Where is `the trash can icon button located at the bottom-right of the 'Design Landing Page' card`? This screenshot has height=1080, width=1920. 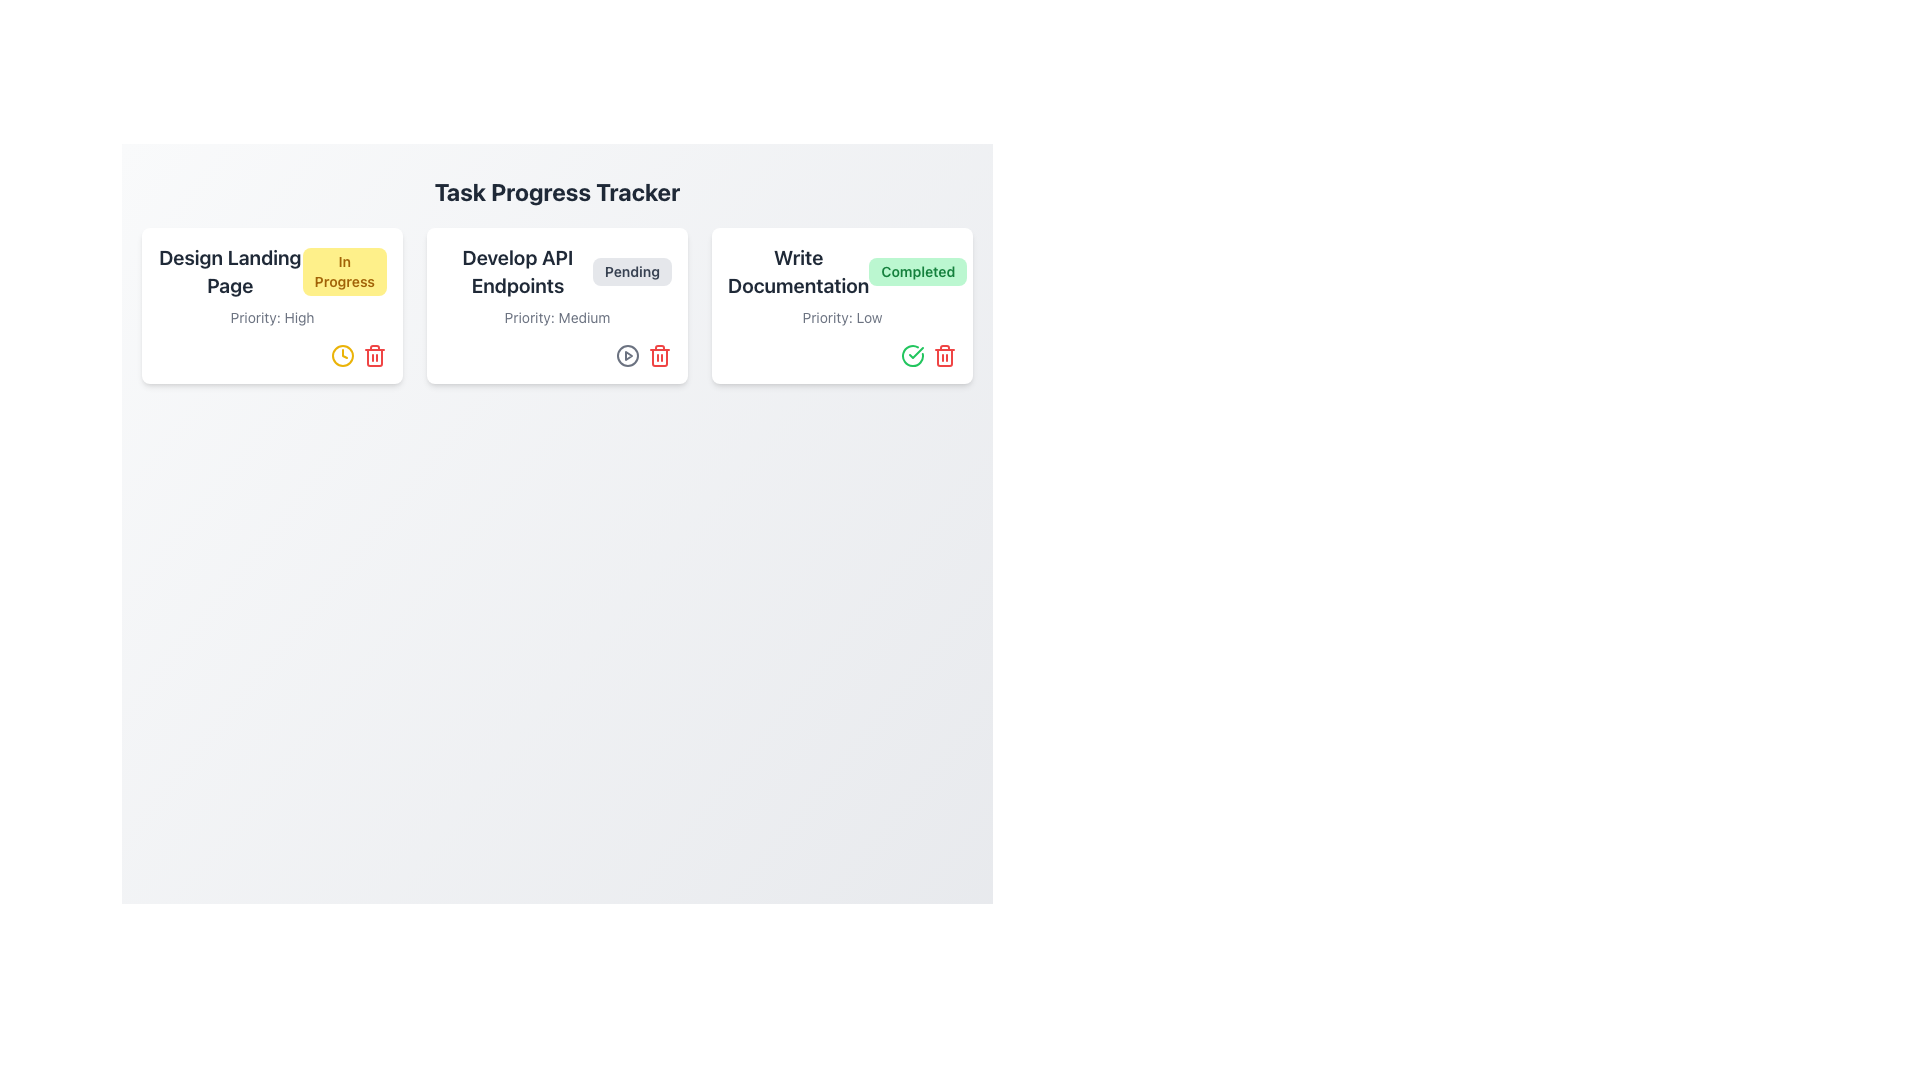 the trash can icon button located at the bottom-right of the 'Design Landing Page' card is located at coordinates (374, 354).